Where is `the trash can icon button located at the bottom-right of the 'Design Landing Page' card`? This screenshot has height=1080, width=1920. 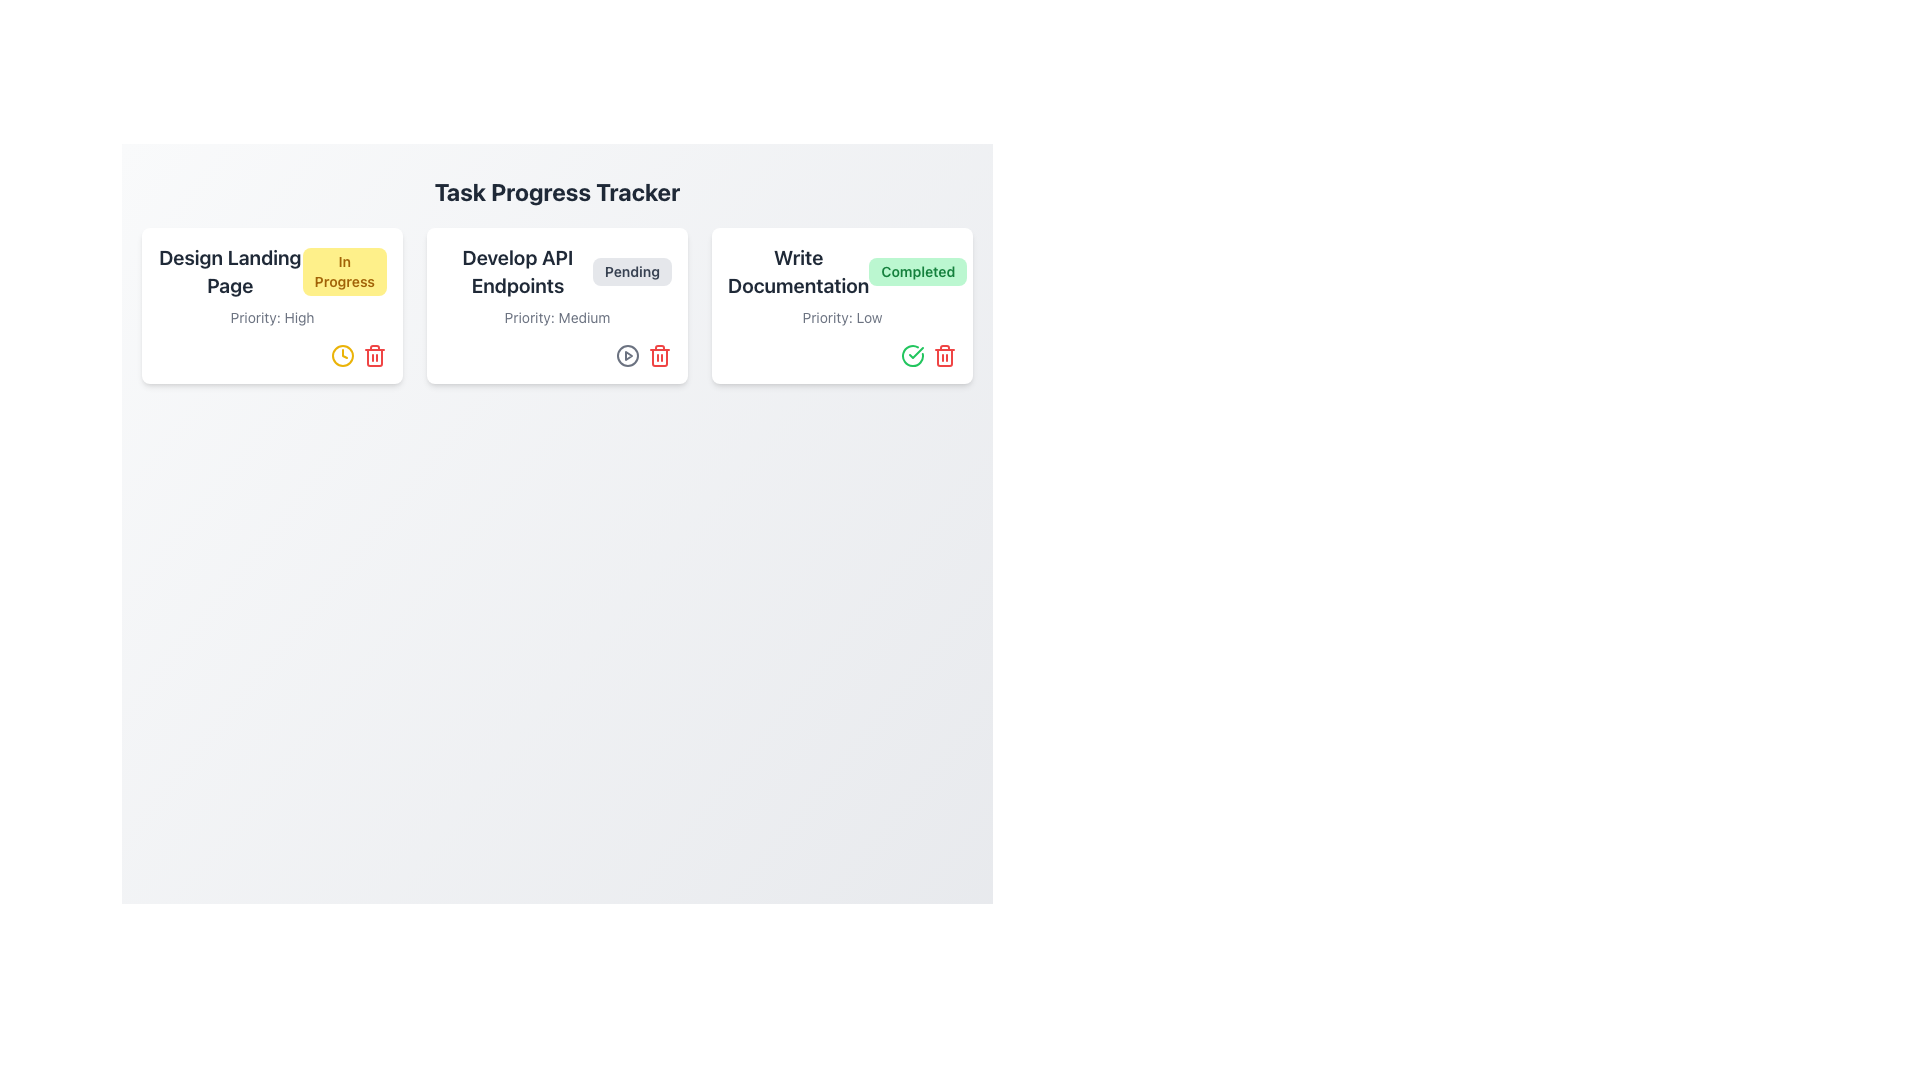 the trash can icon button located at the bottom-right of the 'Design Landing Page' card is located at coordinates (374, 354).